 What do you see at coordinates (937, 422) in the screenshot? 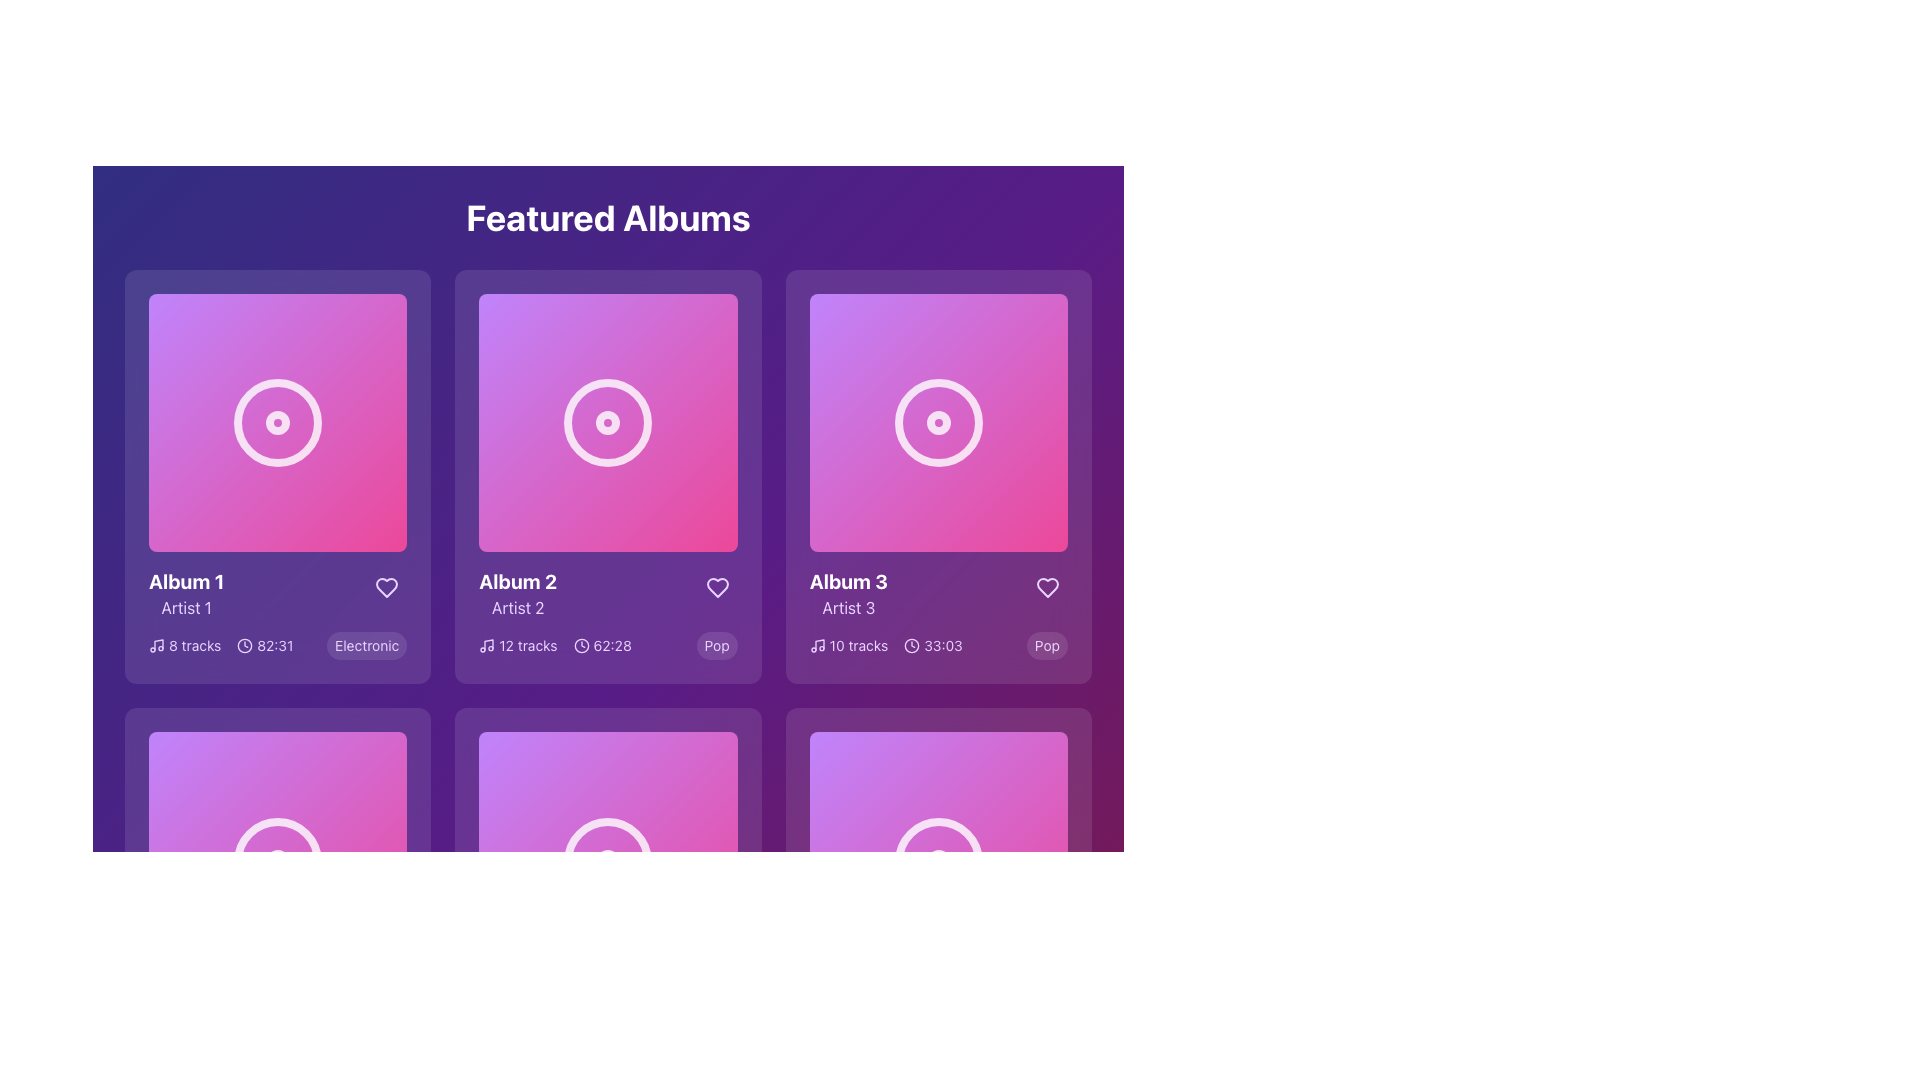
I see `the decorative SVG Circle element that completes the disc-like icon design on the album card for 'Album 3' in the Featured Albums section` at bounding box center [937, 422].